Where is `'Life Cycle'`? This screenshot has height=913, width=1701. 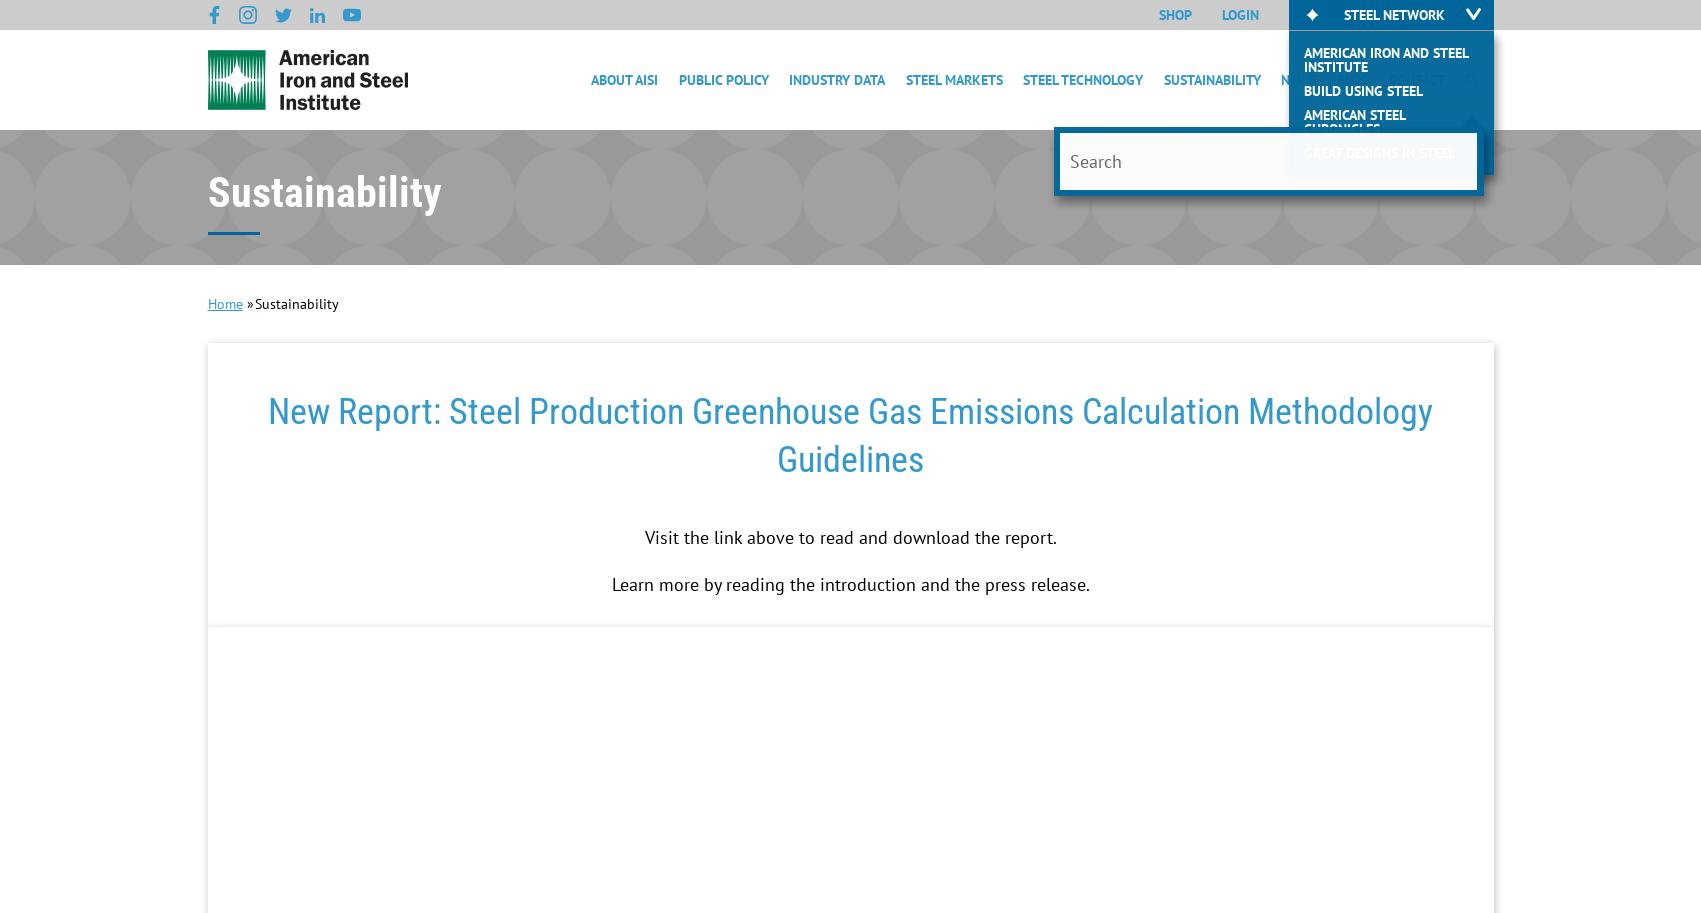 'Life Cycle' is located at coordinates (1194, 281).